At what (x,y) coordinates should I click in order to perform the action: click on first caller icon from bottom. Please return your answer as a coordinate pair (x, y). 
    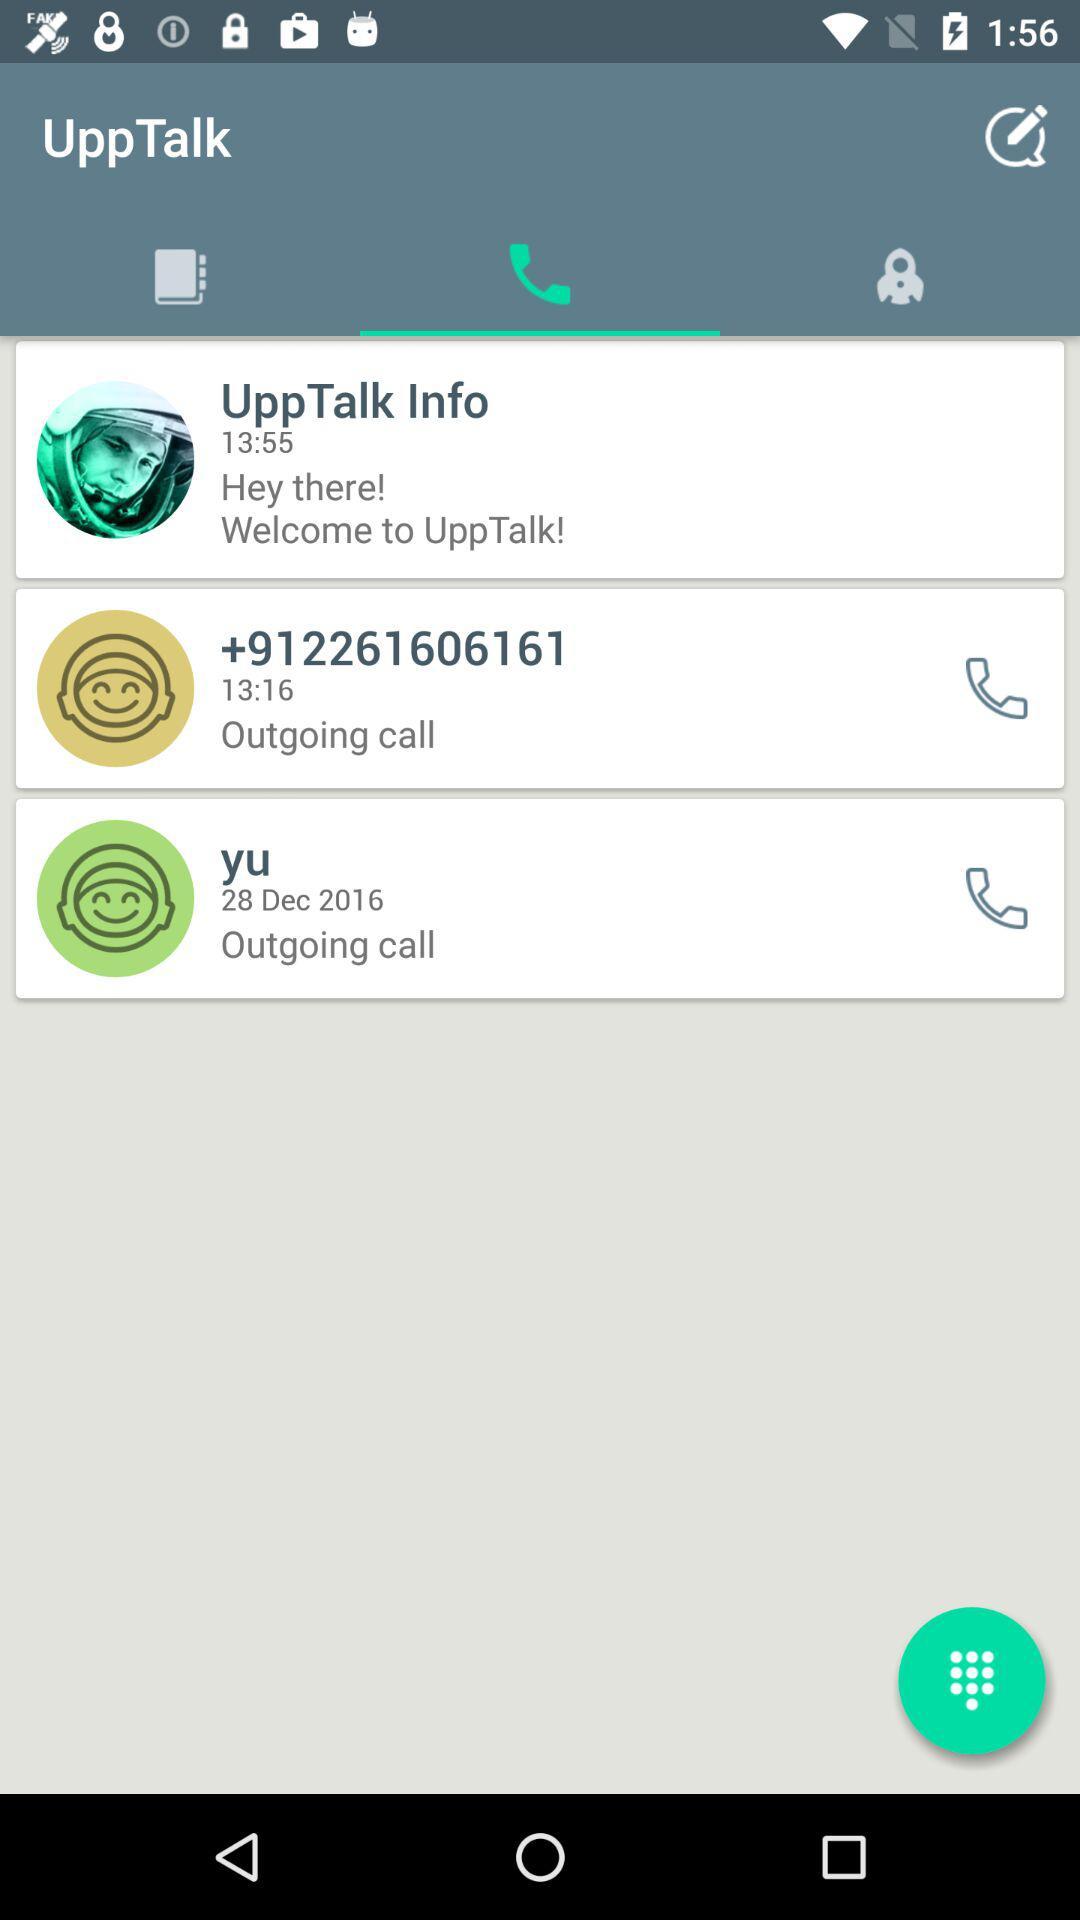
    Looking at the image, I should click on (1010, 897).